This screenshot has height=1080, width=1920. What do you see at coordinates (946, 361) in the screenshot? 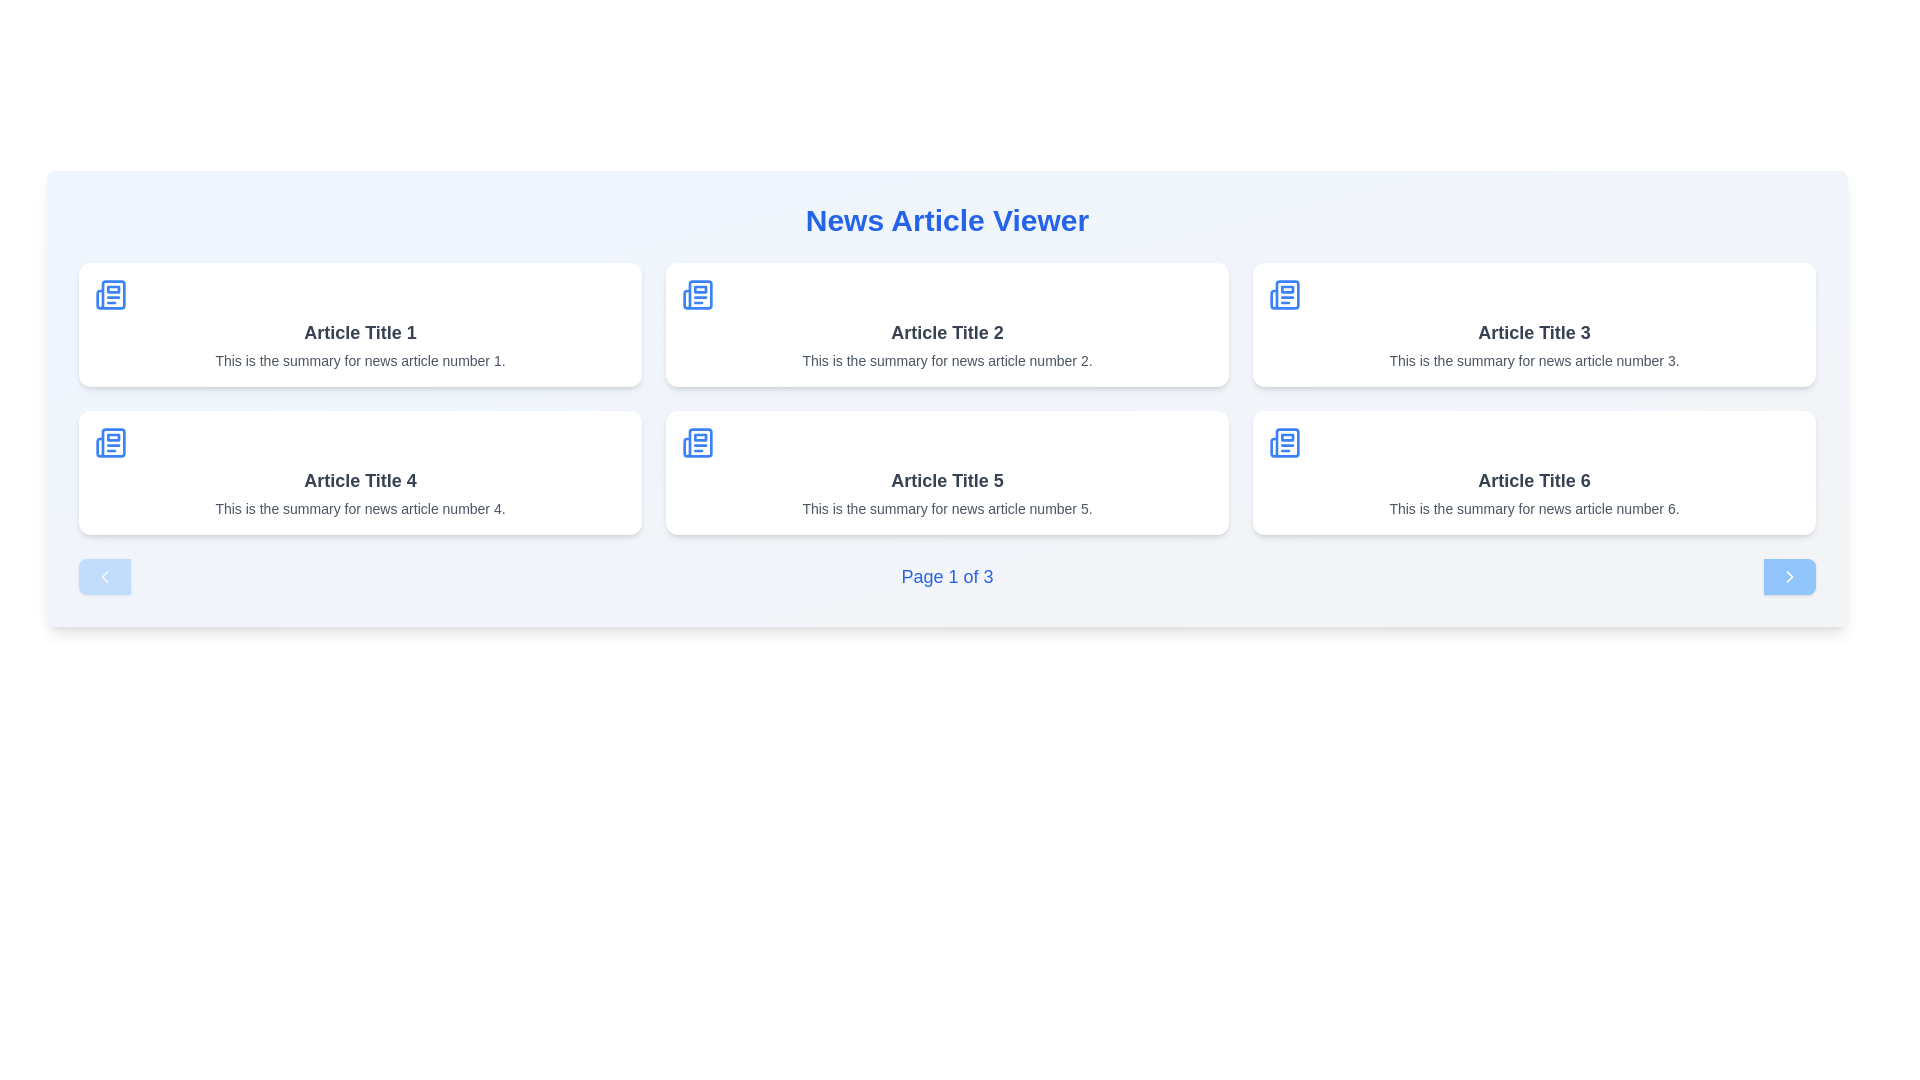
I see `the textual component displaying 'This is the summary for news article number 2.' located beneath 'Article Title 2' in the second card of a 2x3 grid layout` at bounding box center [946, 361].